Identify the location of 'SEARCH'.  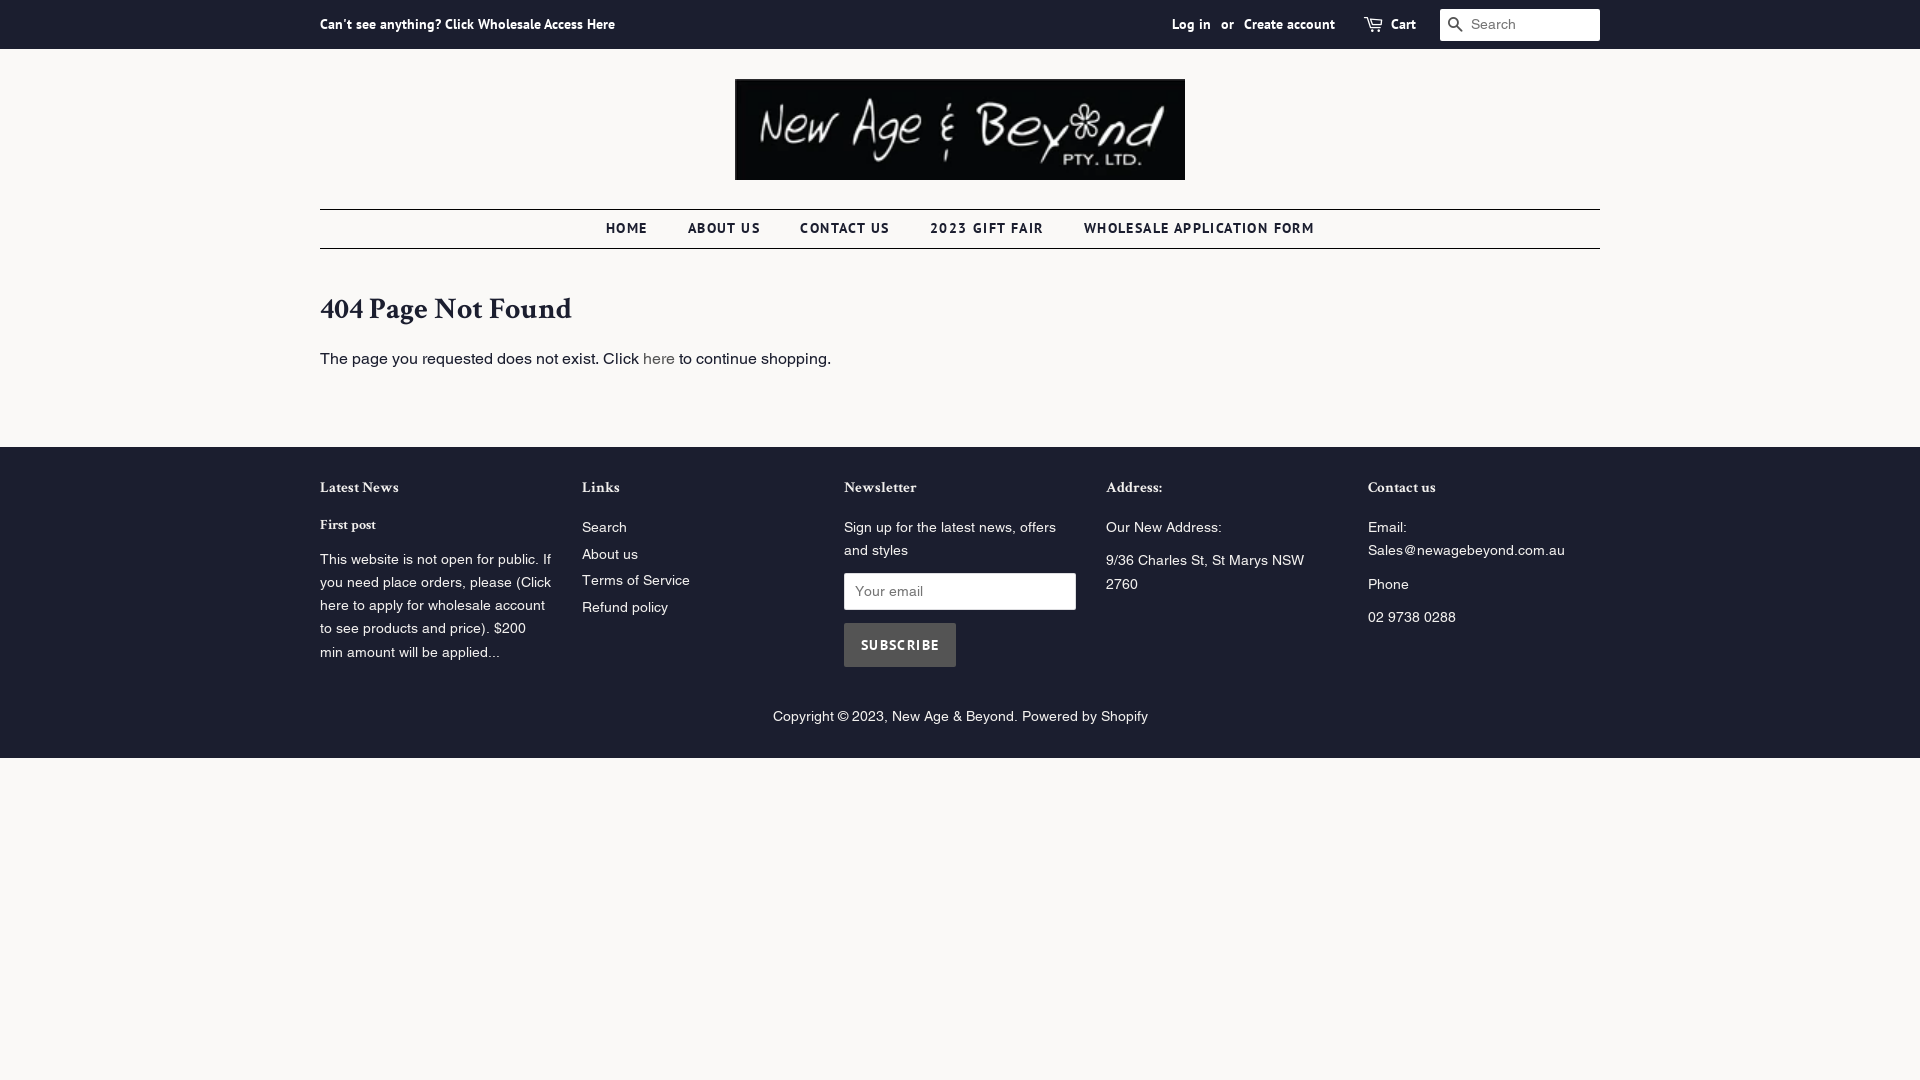
(1440, 25).